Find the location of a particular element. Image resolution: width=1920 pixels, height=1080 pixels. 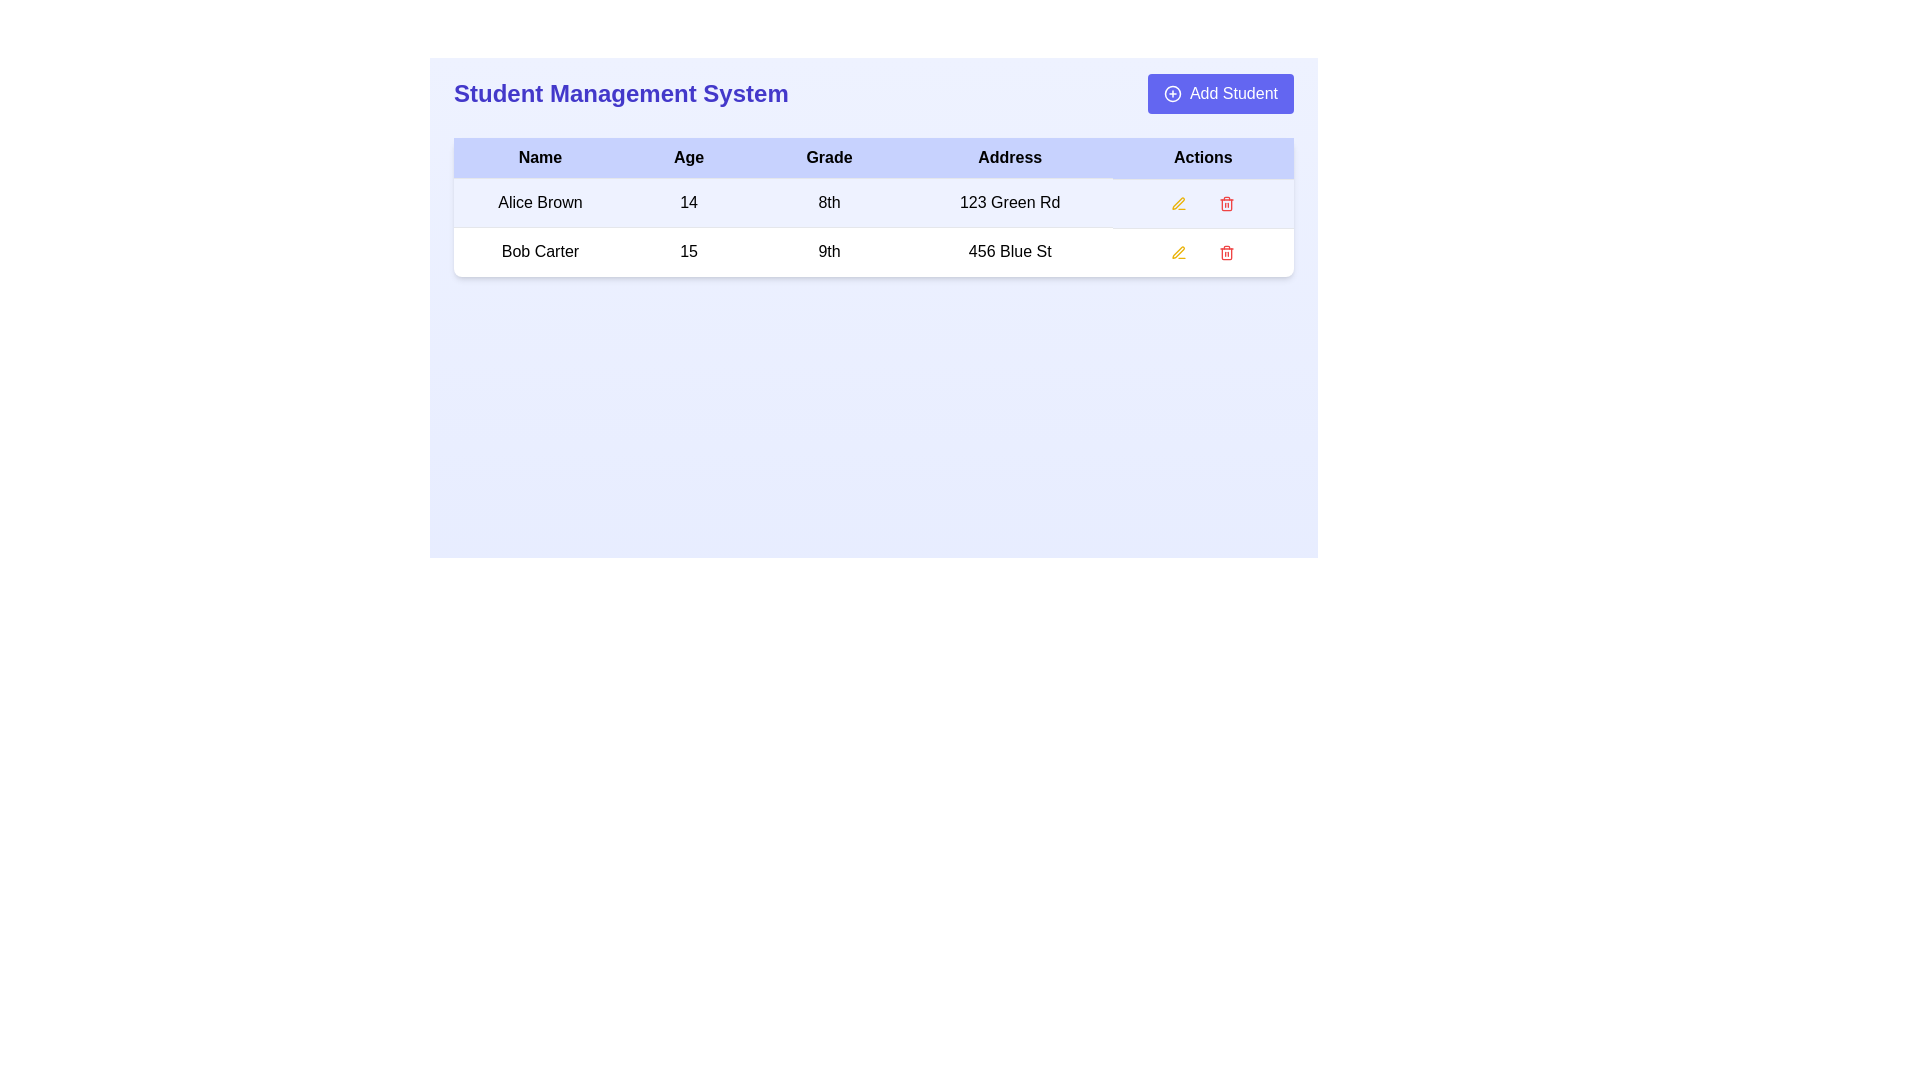

the address text label displaying '123 Green Rd' in the first row of the data table is located at coordinates (1010, 203).